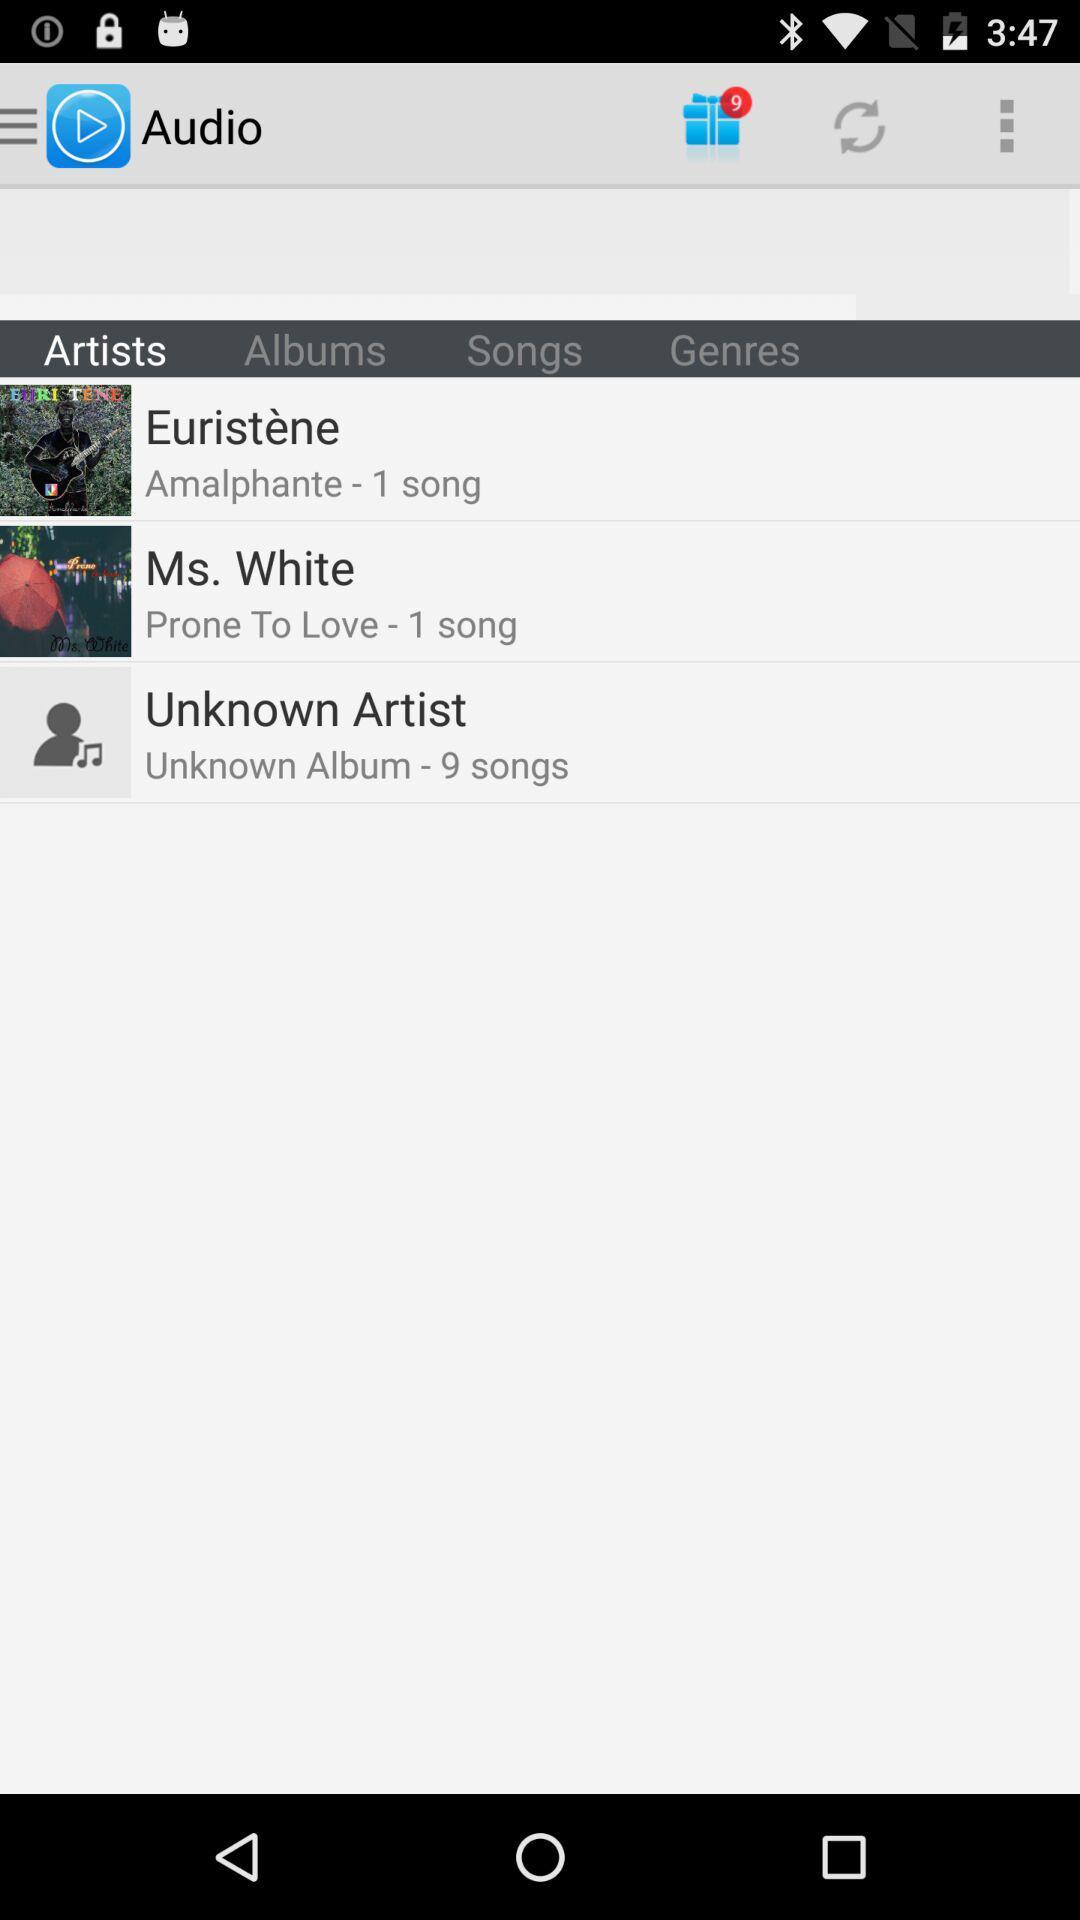  Describe the element at coordinates (540, 253) in the screenshot. I see `the app above the artists item` at that location.